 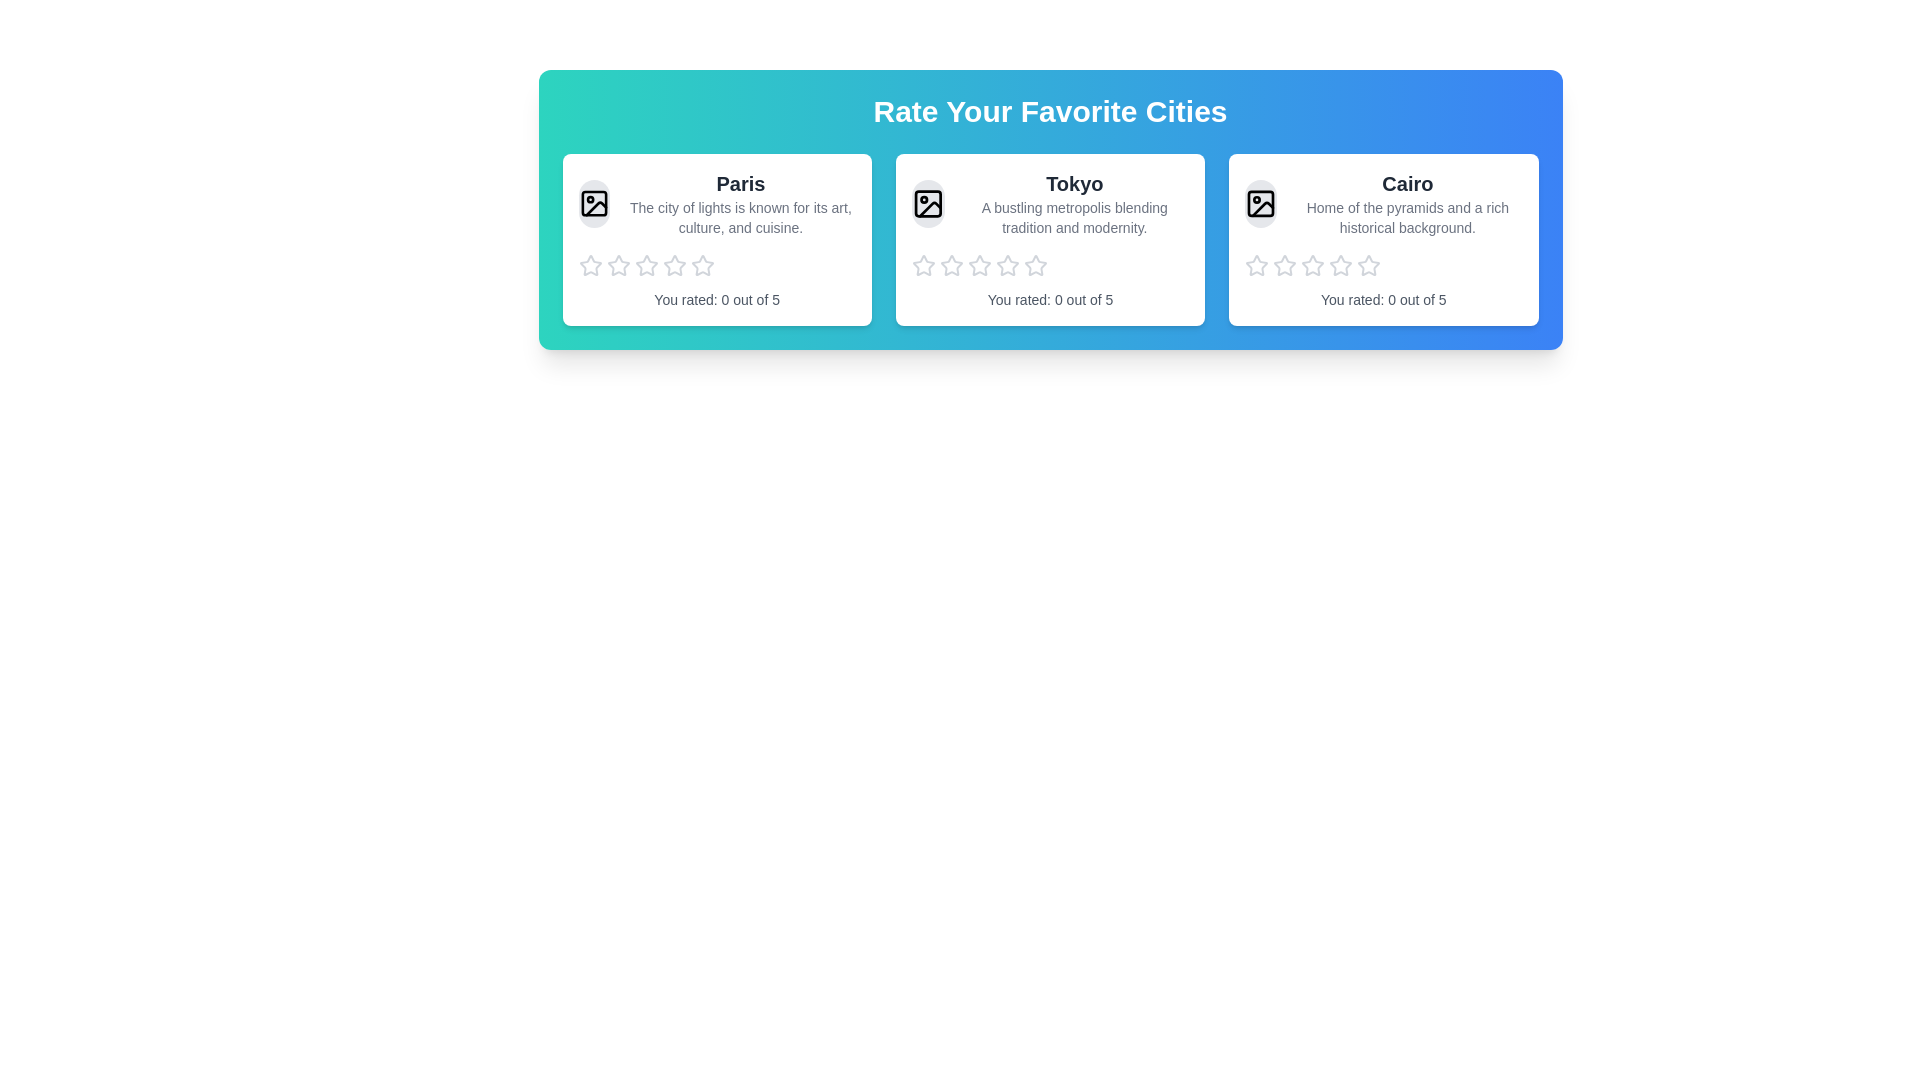 What do you see at coordinates (1260, 204) in the screenshot?
I see `the circular illustrative icon or placeholder image located at the top-left corner of the Cairo card, which features a light gray background and a black outline, positioned directly to the left of the text 'Cairo'` at bounding box center [1260, 204].